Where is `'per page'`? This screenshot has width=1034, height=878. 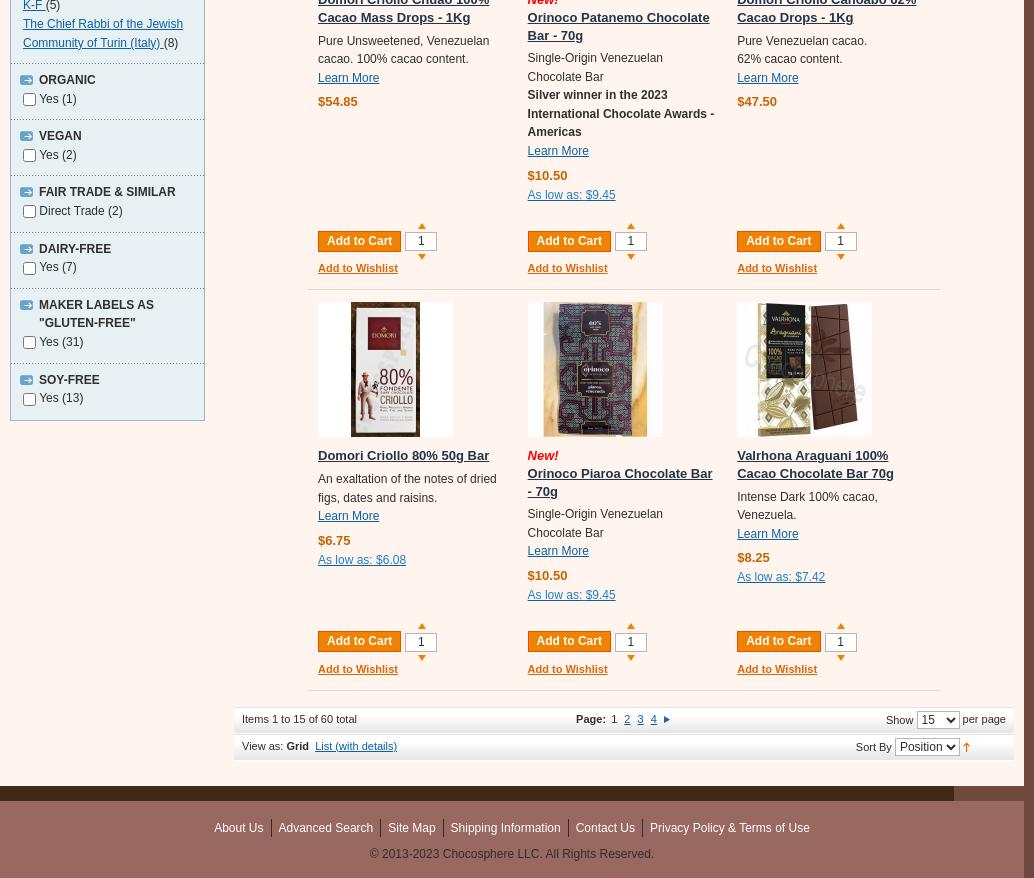
'per page' is located at coordinates (982, 717).